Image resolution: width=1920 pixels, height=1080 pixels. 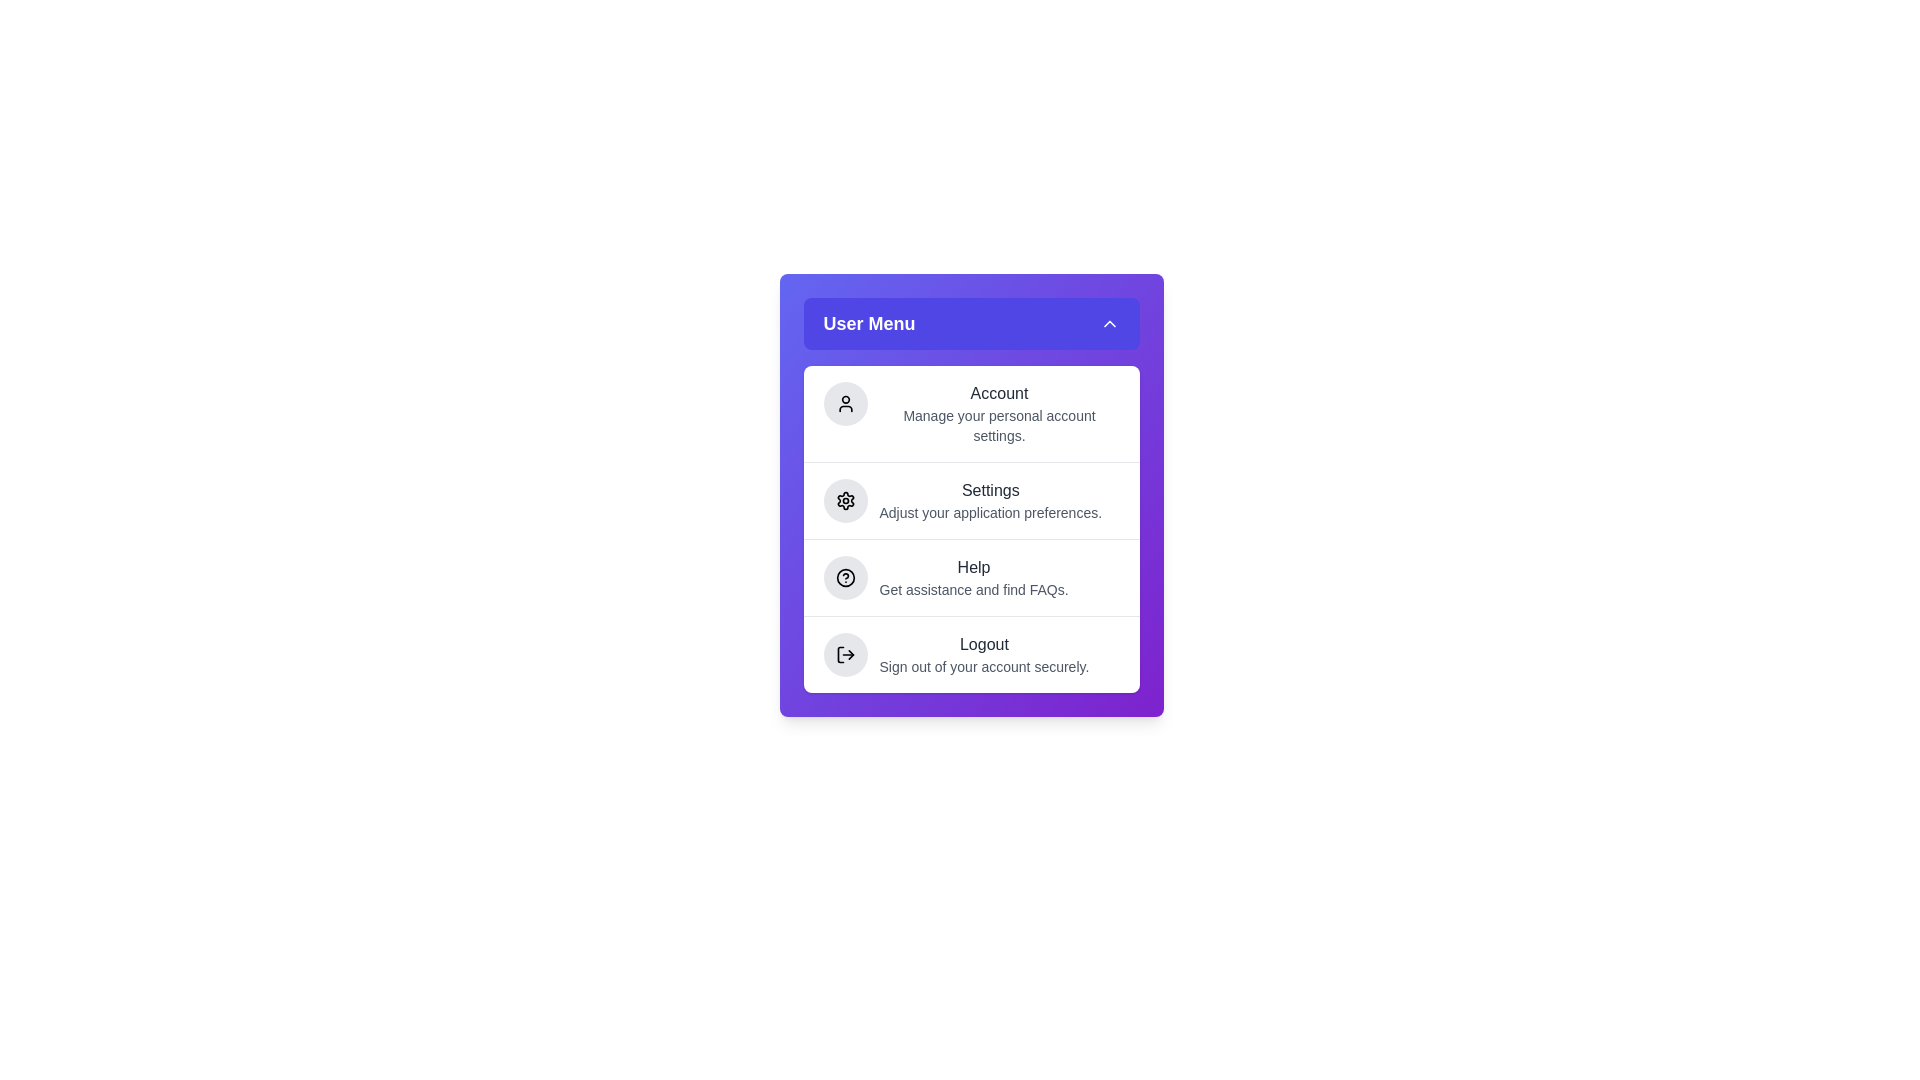 I want to click on the menu item Help to view its highlight effect, so click(x=971, y=577).